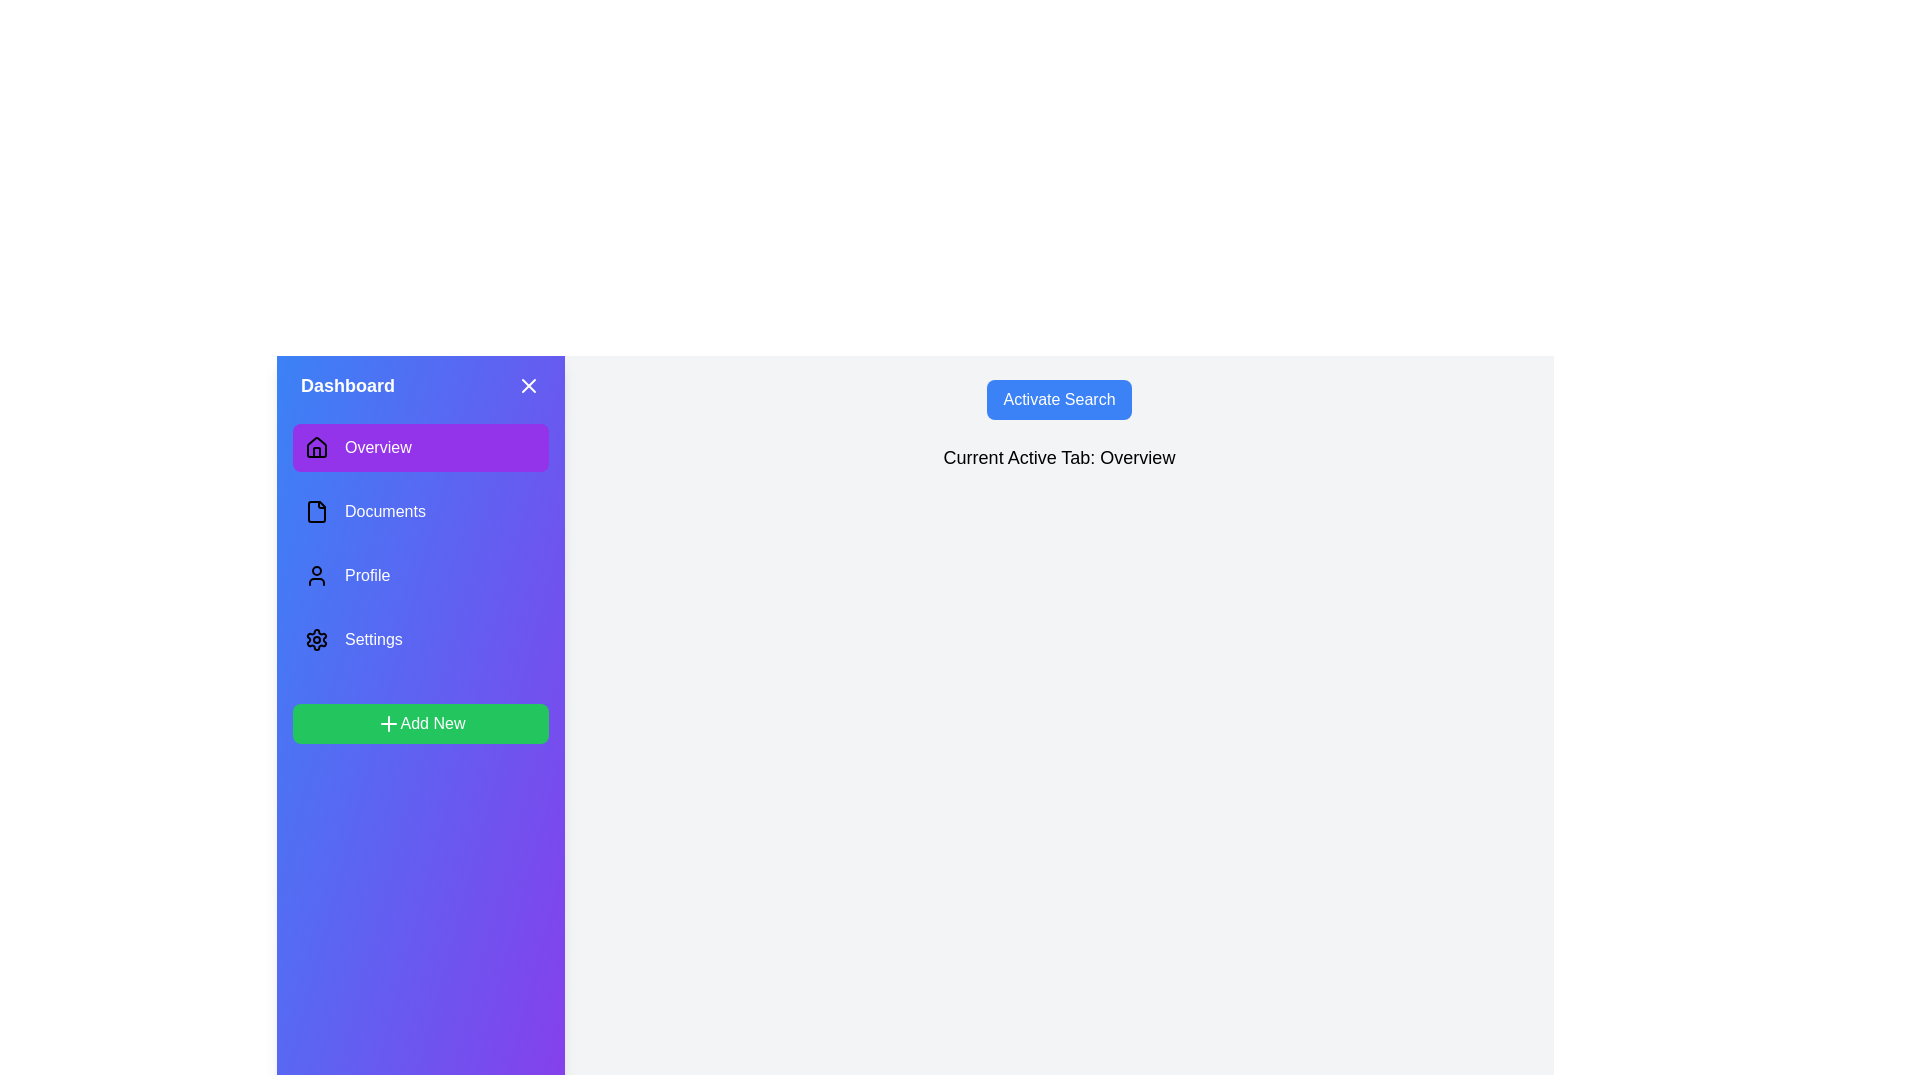  Describe the element at coordinates (528, 385) in the screenshot. I see `the 'X' shaped icon located in the top-right corner of the side navigation panel near the 'Dashboard' title` at that location.